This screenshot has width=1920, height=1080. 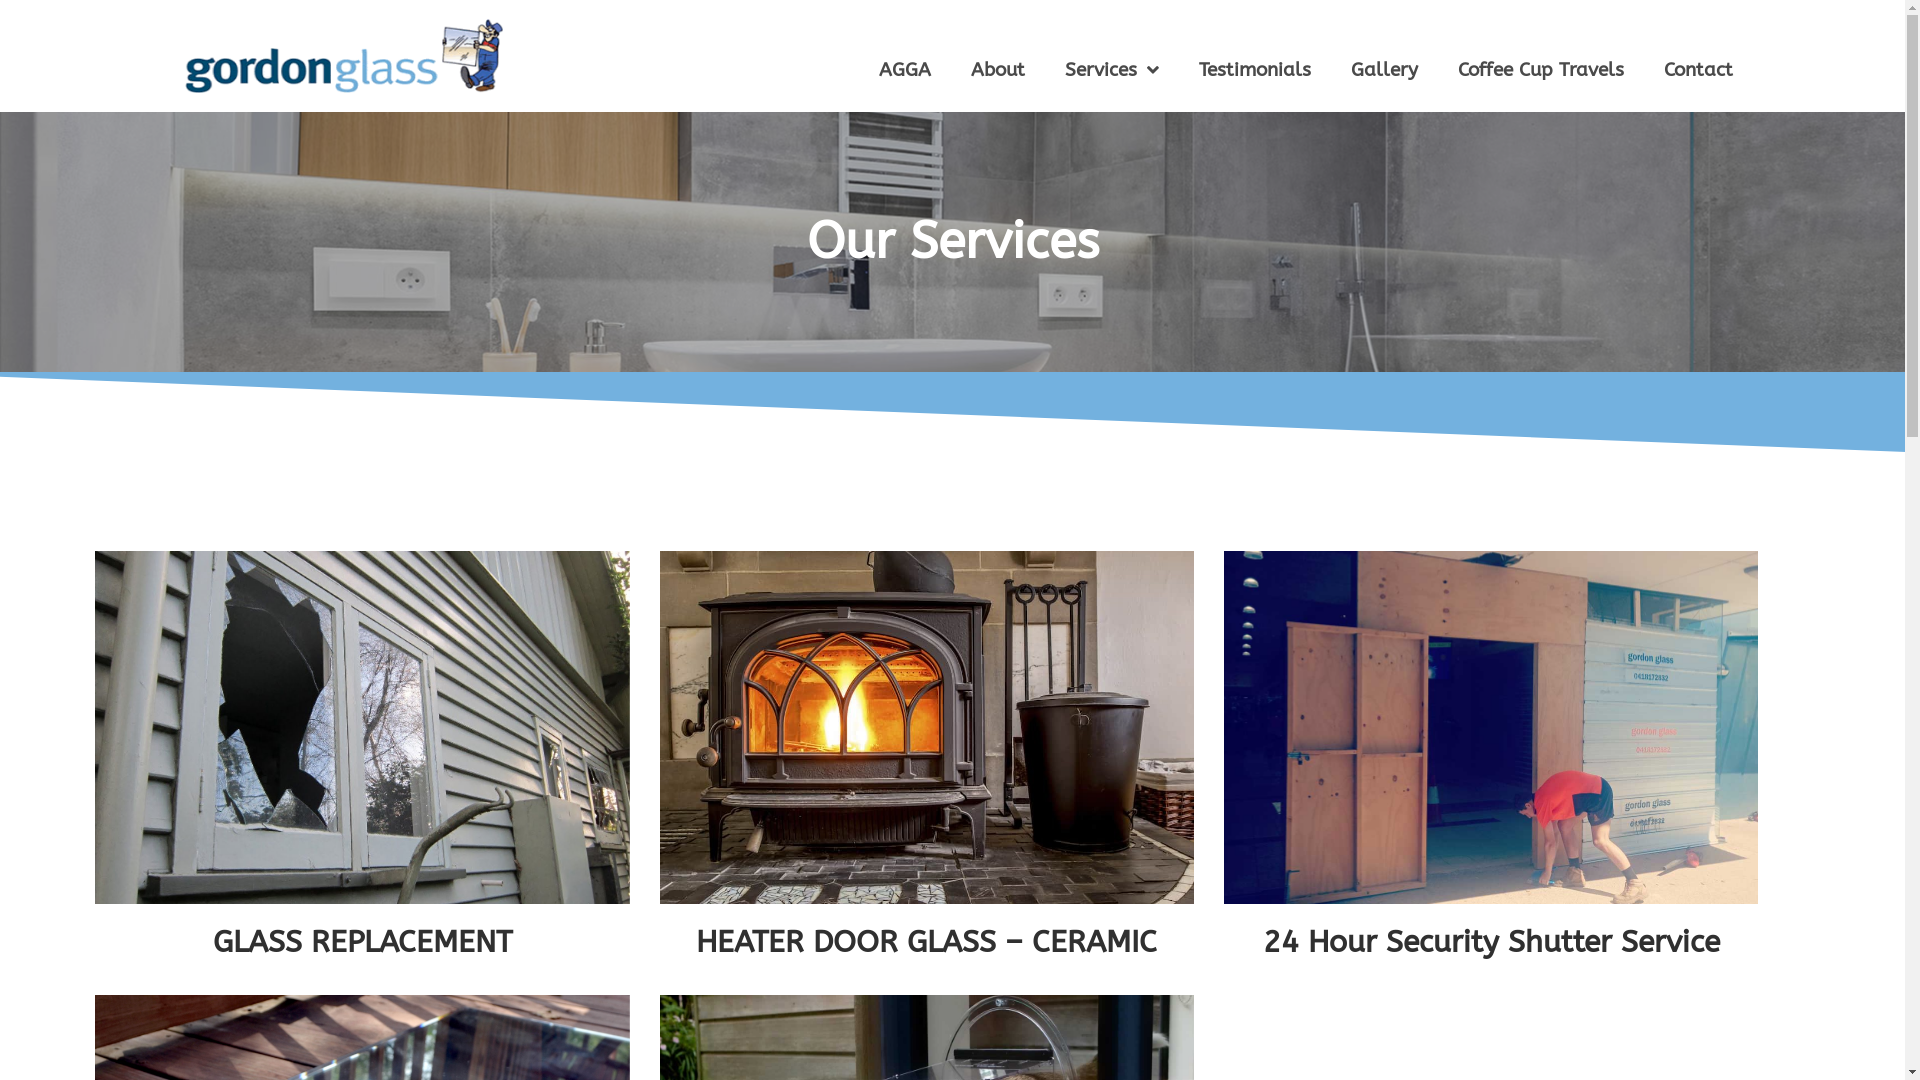 What do you see at coordinates (362, 941) in the screenshot?
I see `'GLASS REPLACEMENT'` at bounding box center [362, 941].